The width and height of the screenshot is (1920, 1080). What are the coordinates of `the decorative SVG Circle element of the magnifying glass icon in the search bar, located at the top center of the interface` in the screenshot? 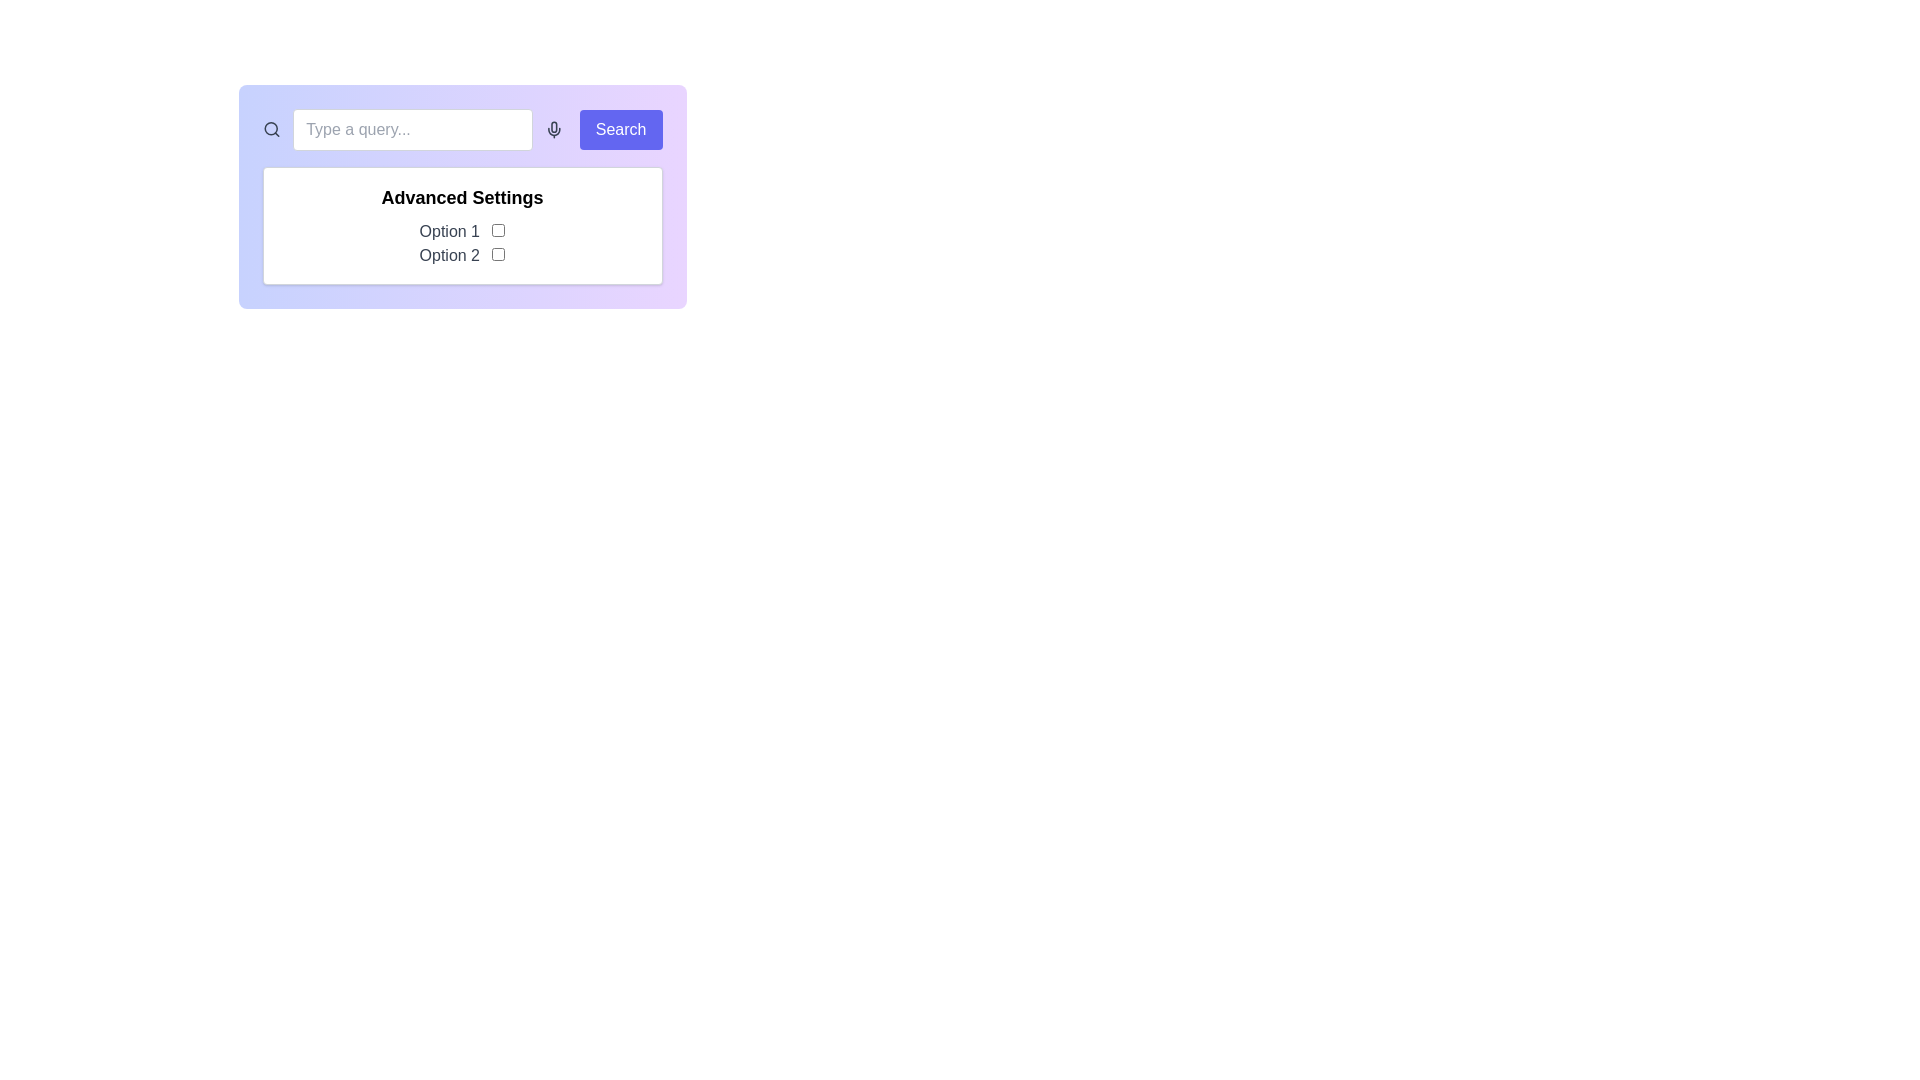 It's located at (270, 129).